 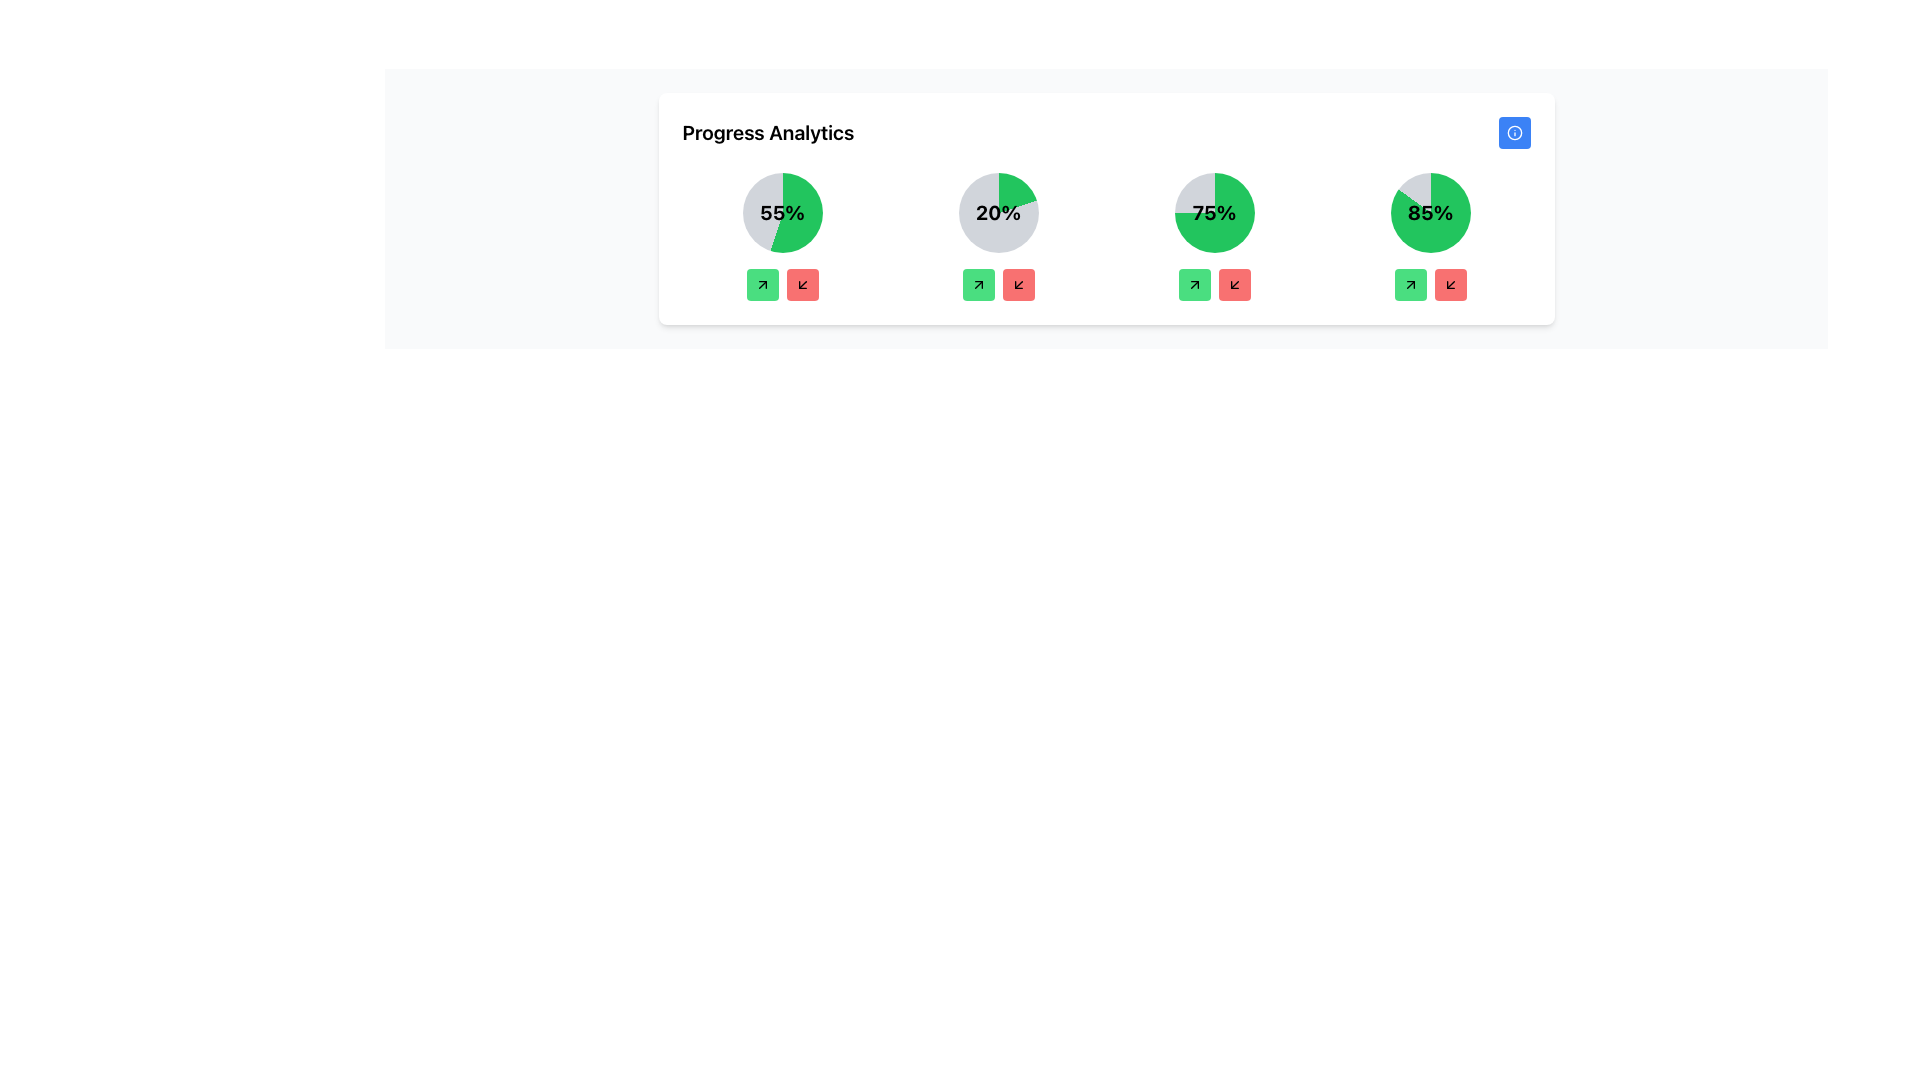 What do you see at coordinates (1450, 285) in the screenshot?
I see `the button located in the bottom right corner of the progress analytics card` at bounding box center [1450, 285].